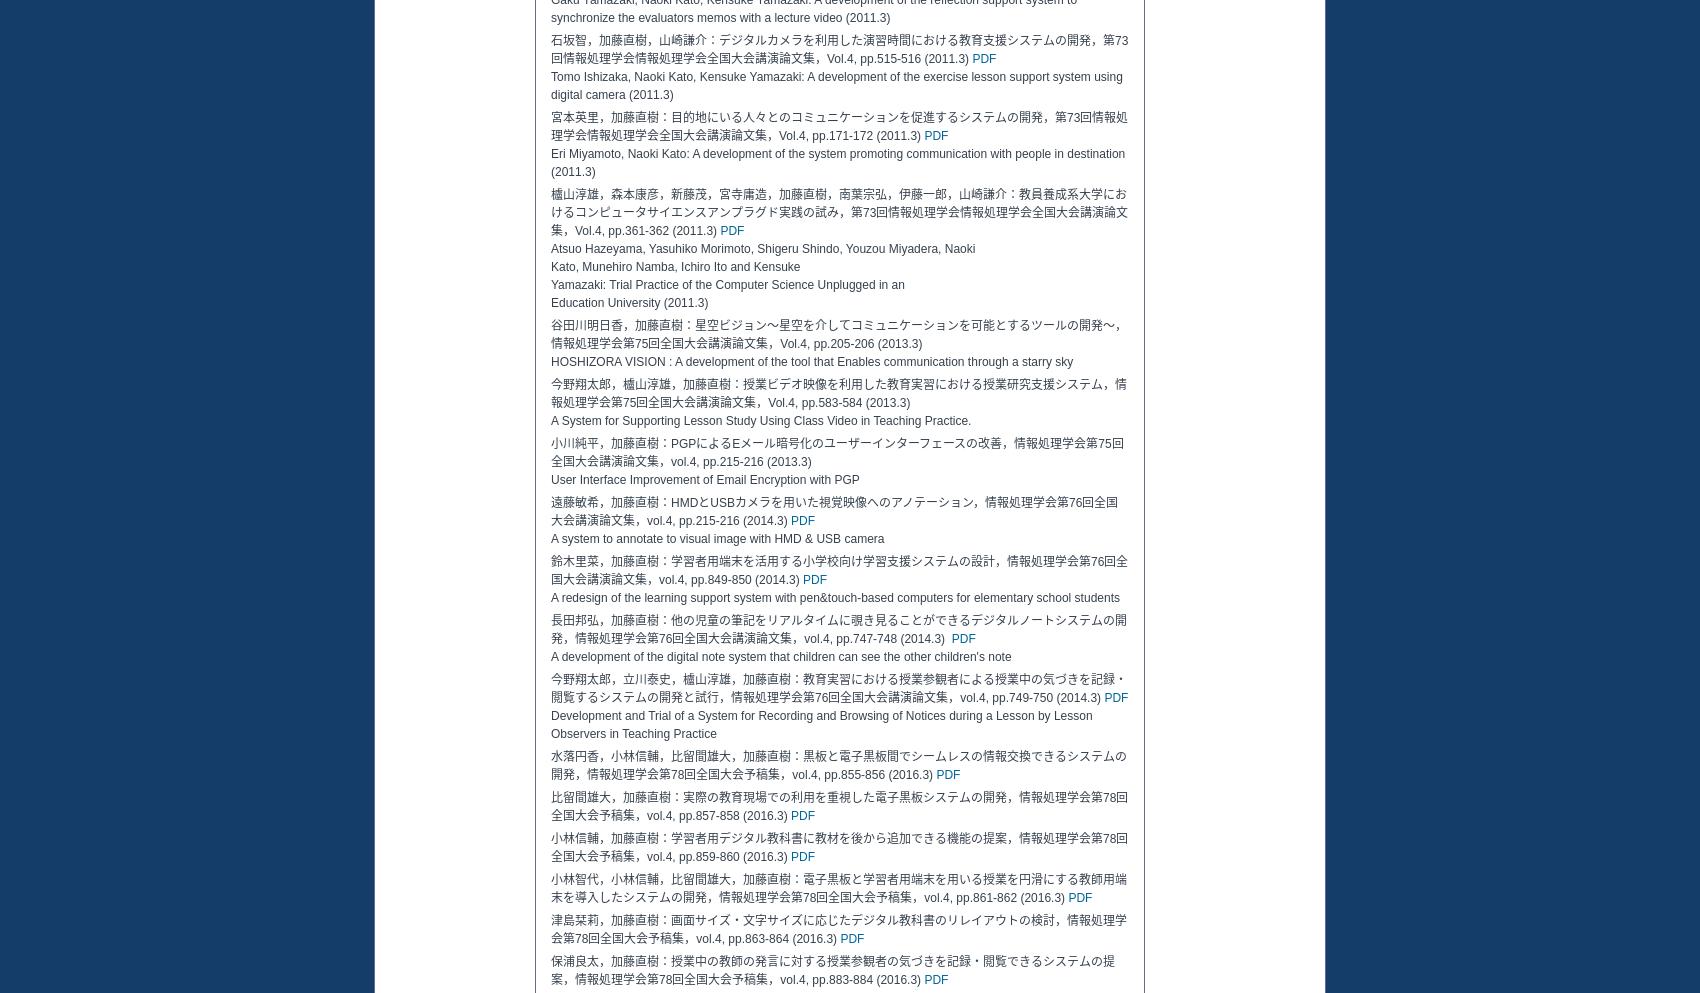  What do you see at coordinates (779, 656) in the screenshot?
I see `'A development of the digital note system that children can see the other children's note'` at bounding box center [779, 656].